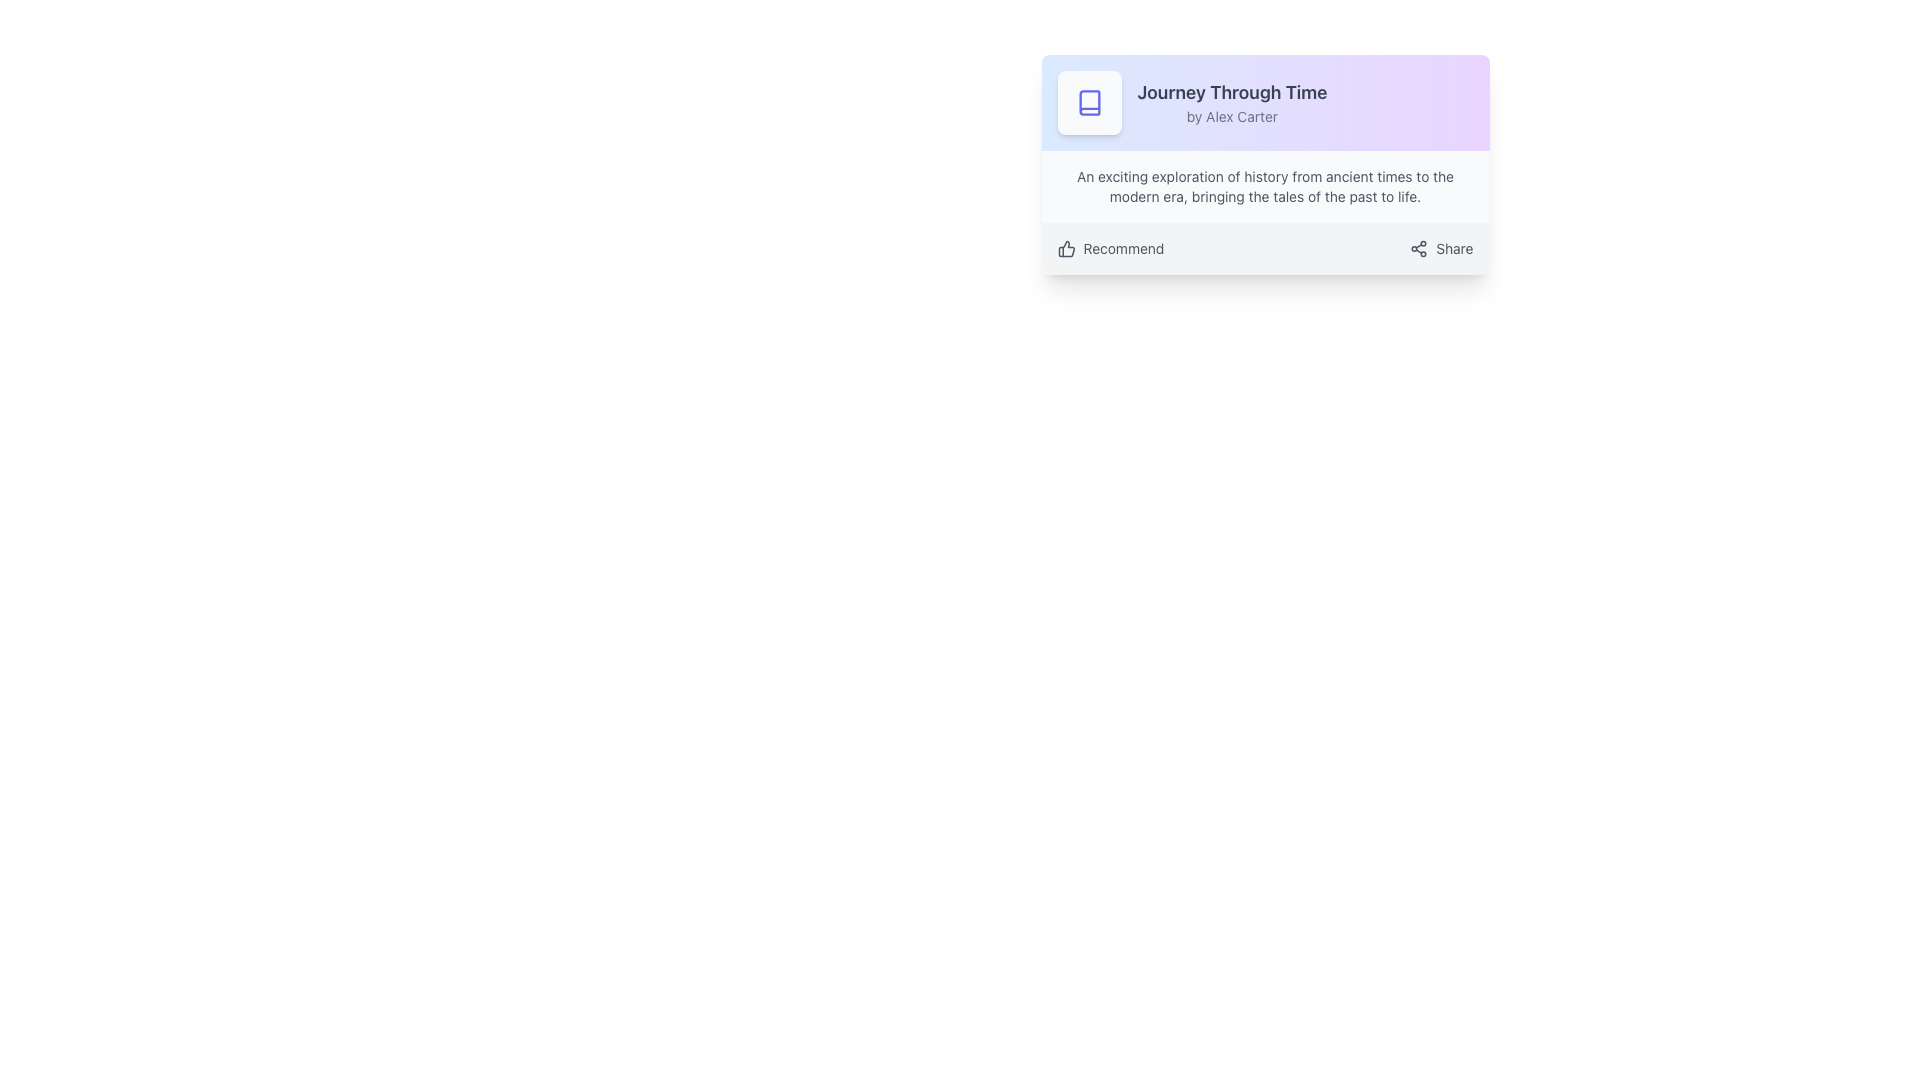 The width and height of the screenshot is (1920, 1080). What do you see at coordinates (1123, 248) in the screenshot?
I see `the 'Recommend' text label, which is styled in light gray and located on the lower-left part of the 'Journey Through Time' content card, adjacent to a thumbs-up icon` at bounding box center [1123, 248].